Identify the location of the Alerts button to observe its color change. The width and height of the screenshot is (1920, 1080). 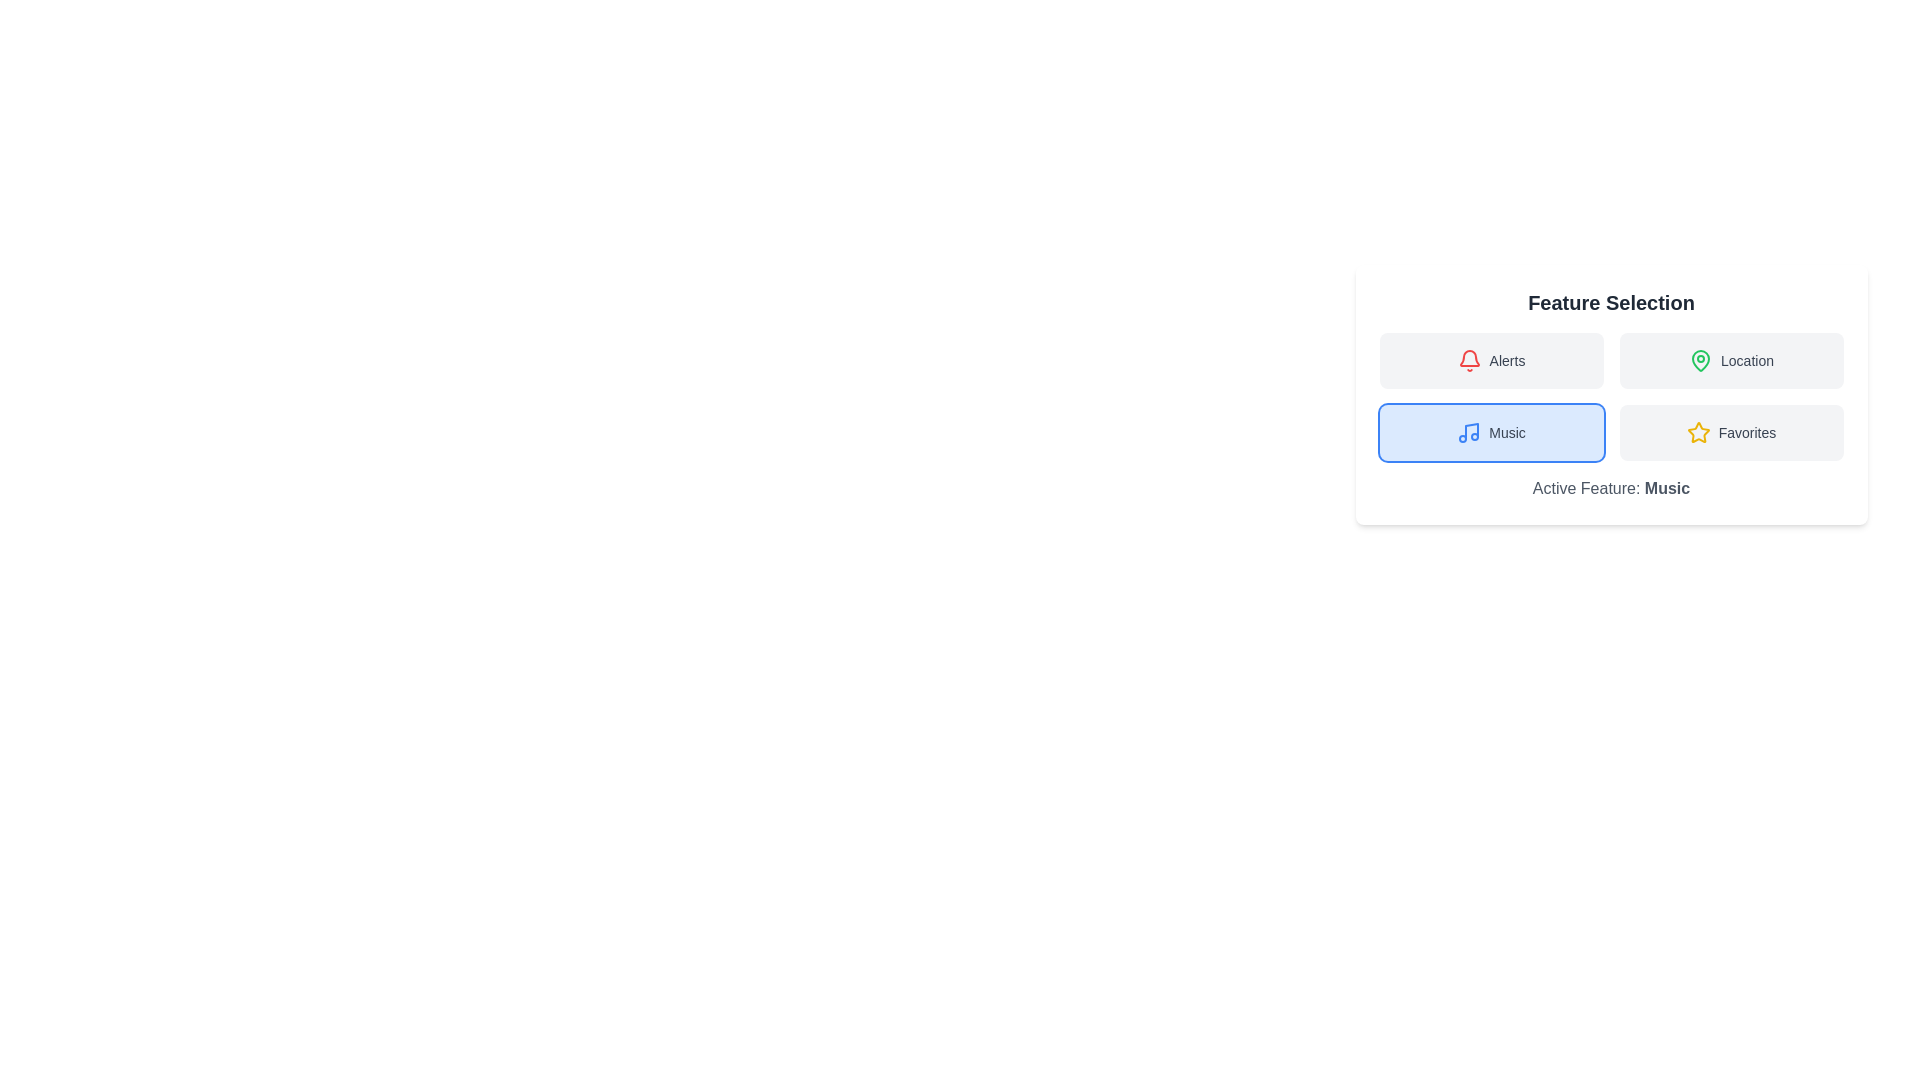
(1491, 361).